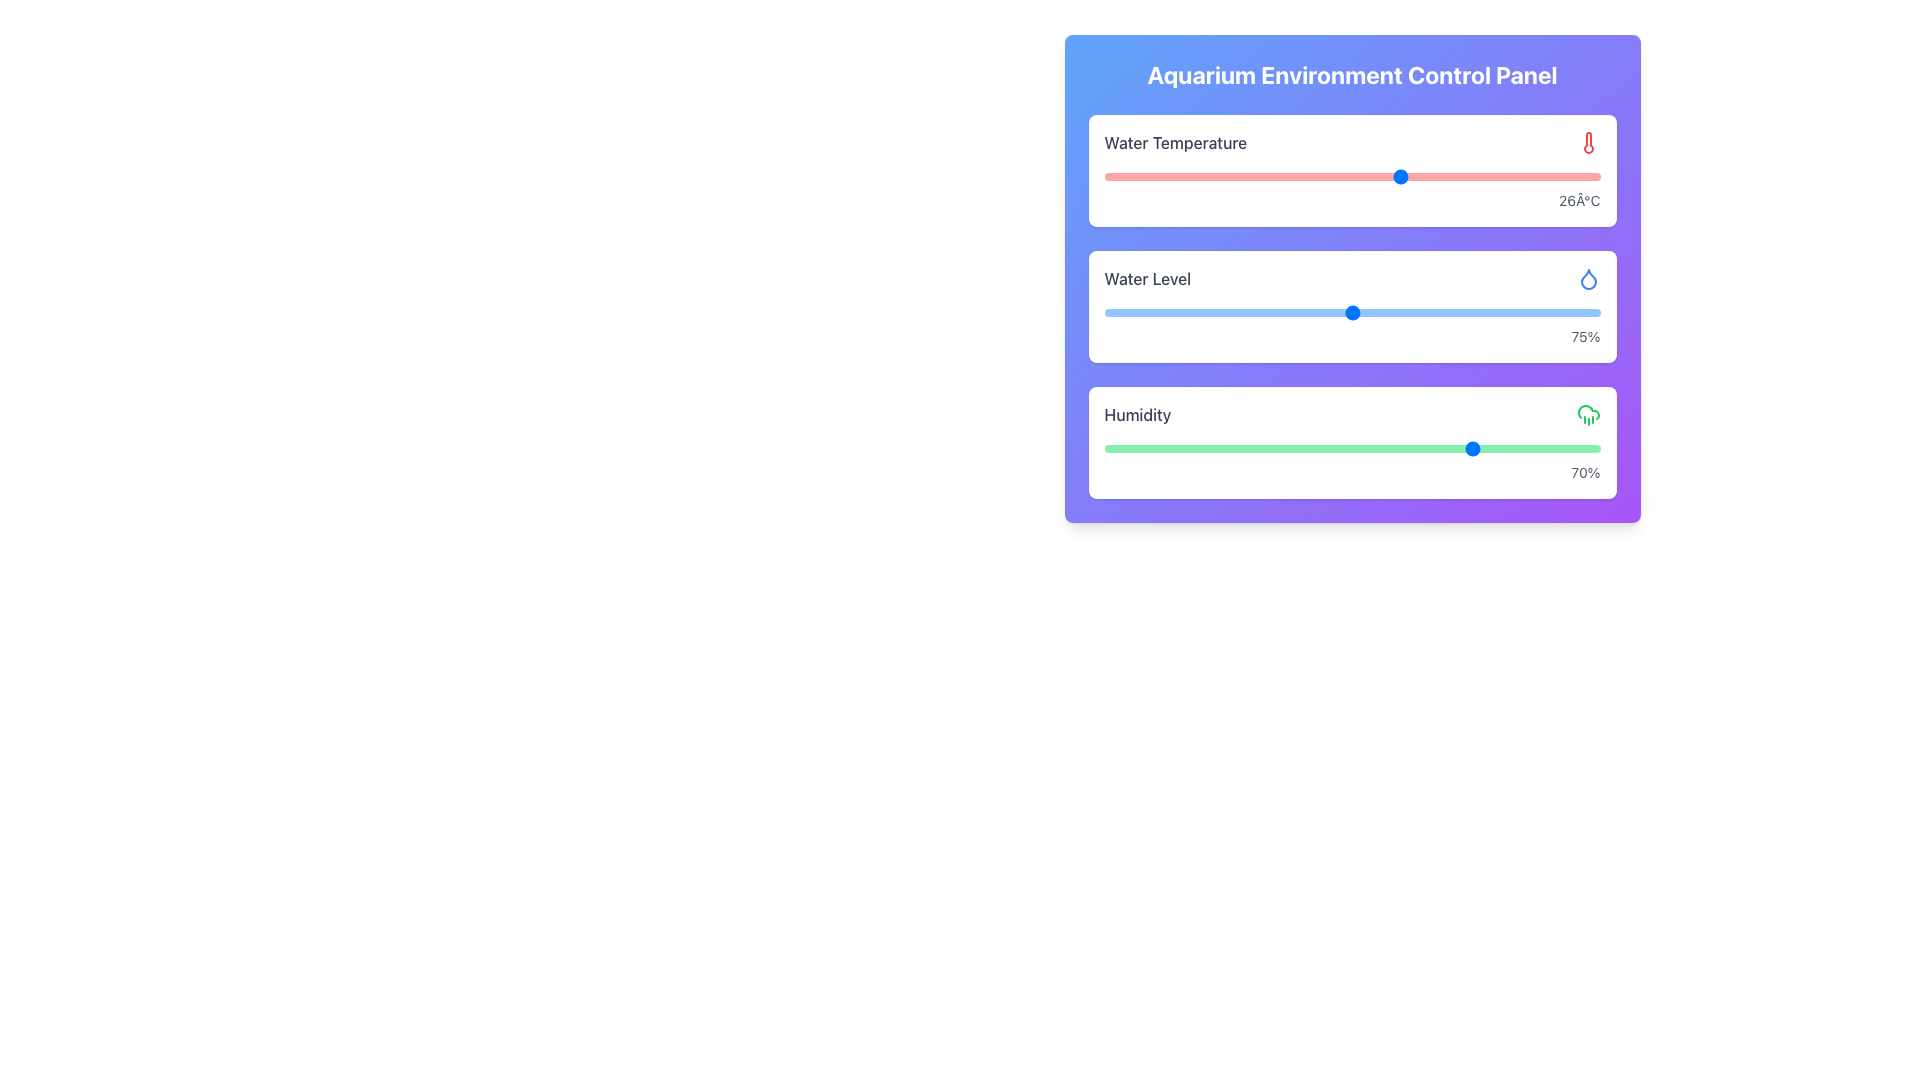 The height and width of the screenshot is (1080, 1920). I want to click on the water level, so click(1332, 312).